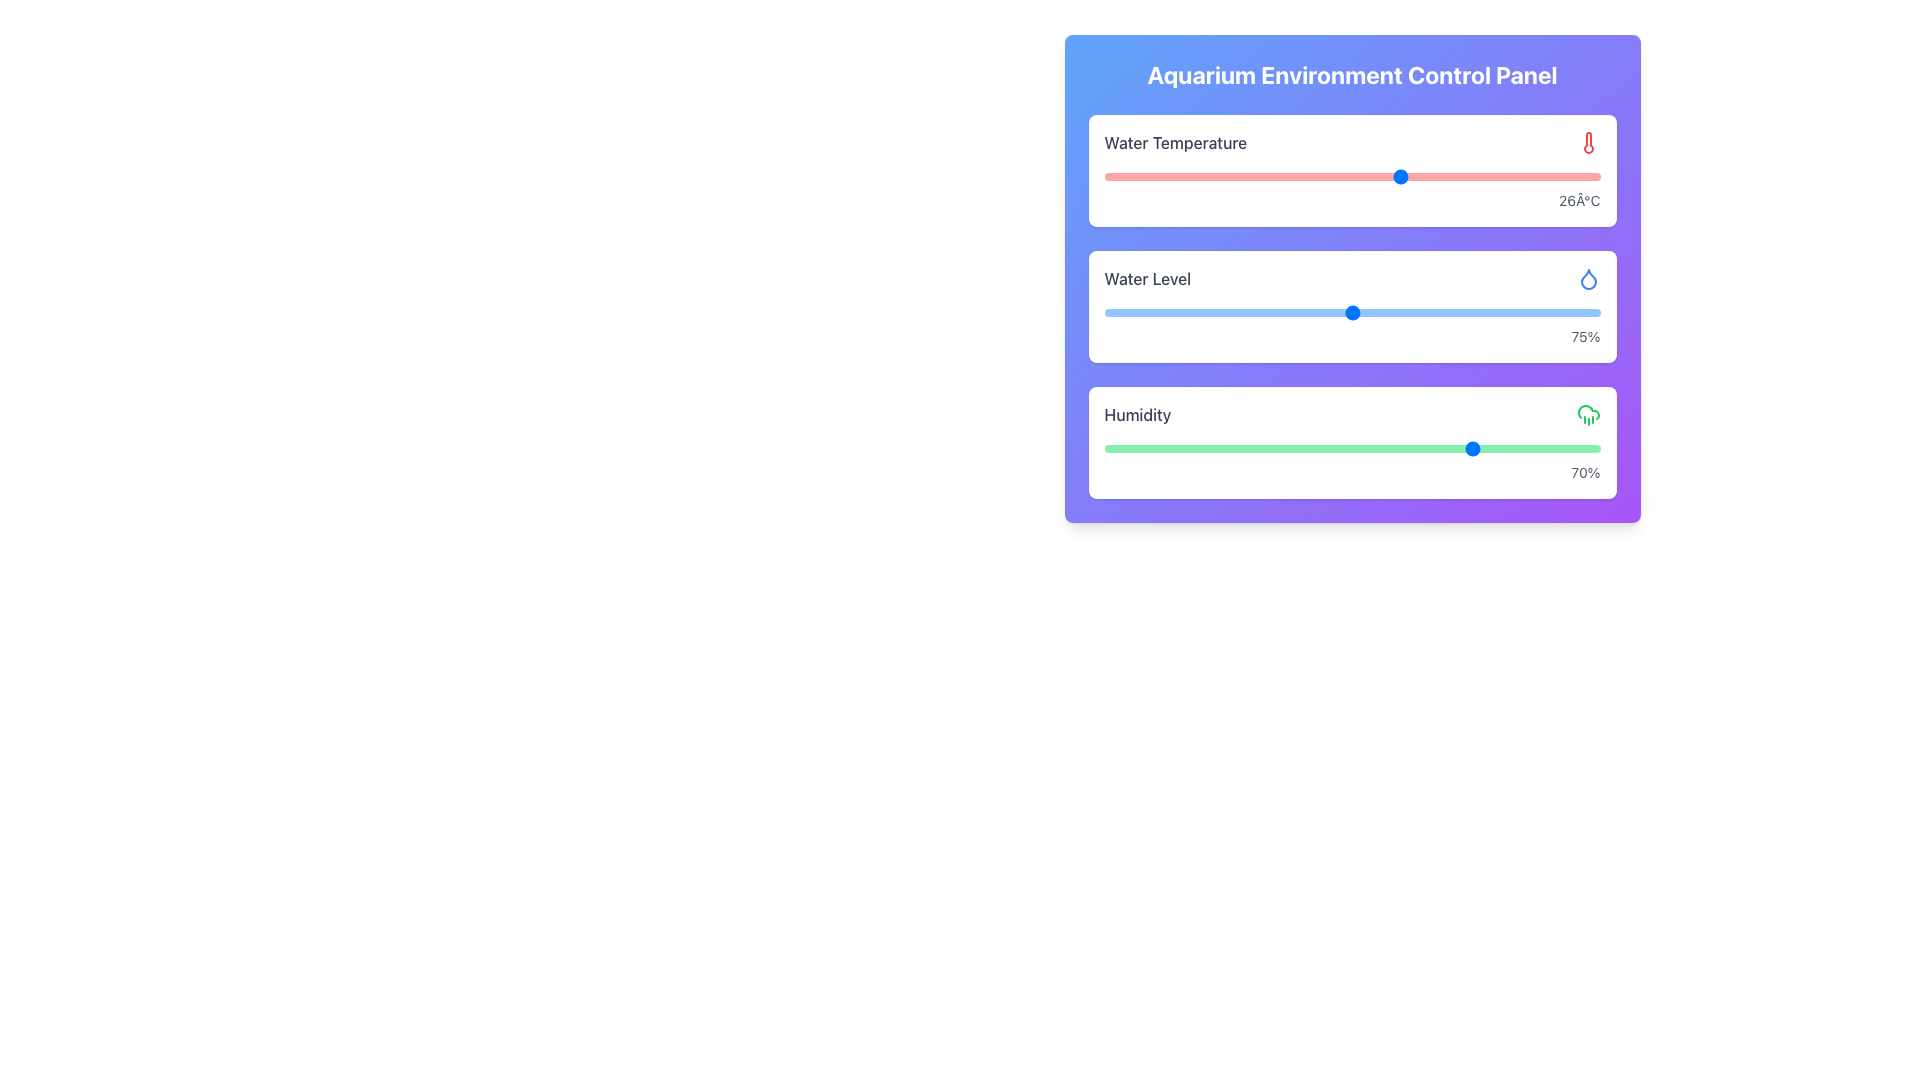 The height and width of the screenshot is (1080, 1920). I want to click on the water level, so click(1332, 312).